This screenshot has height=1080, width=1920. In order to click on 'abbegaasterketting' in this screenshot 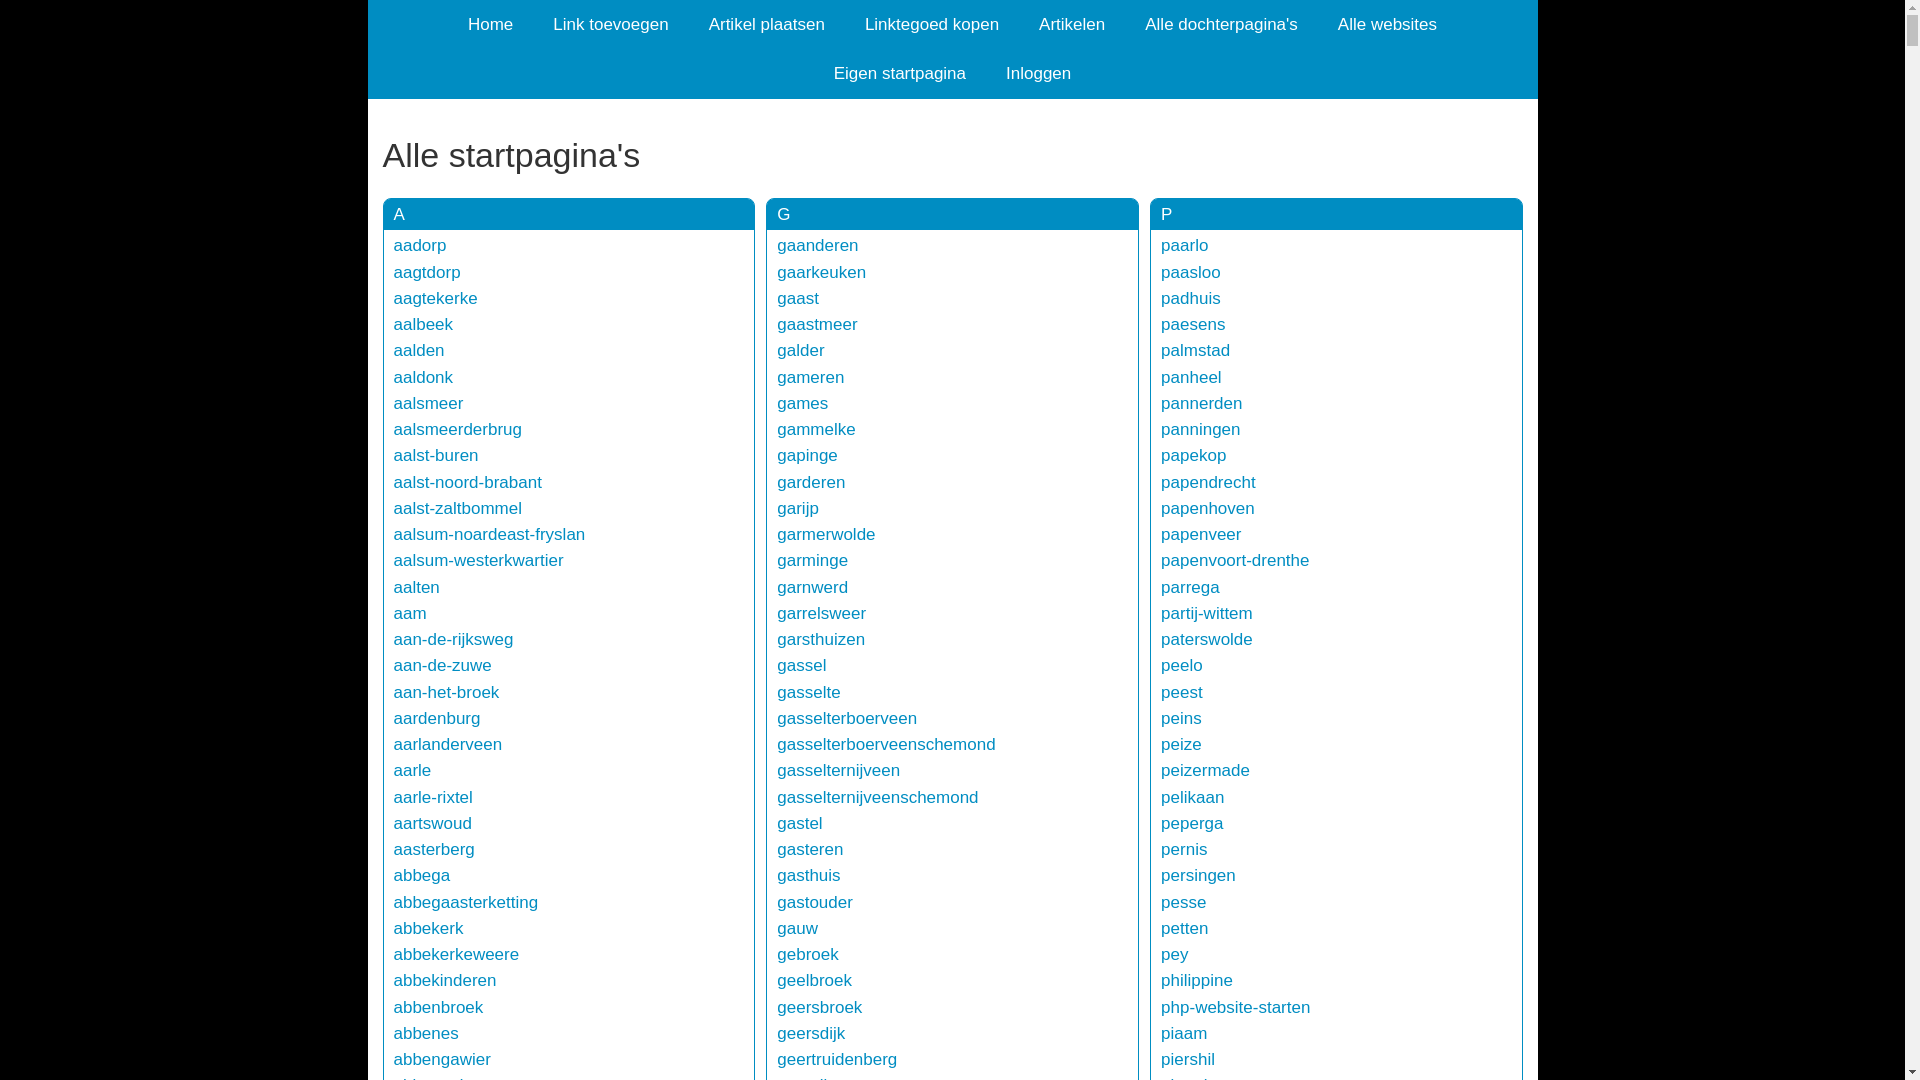, I will do `click(465, 902)`.